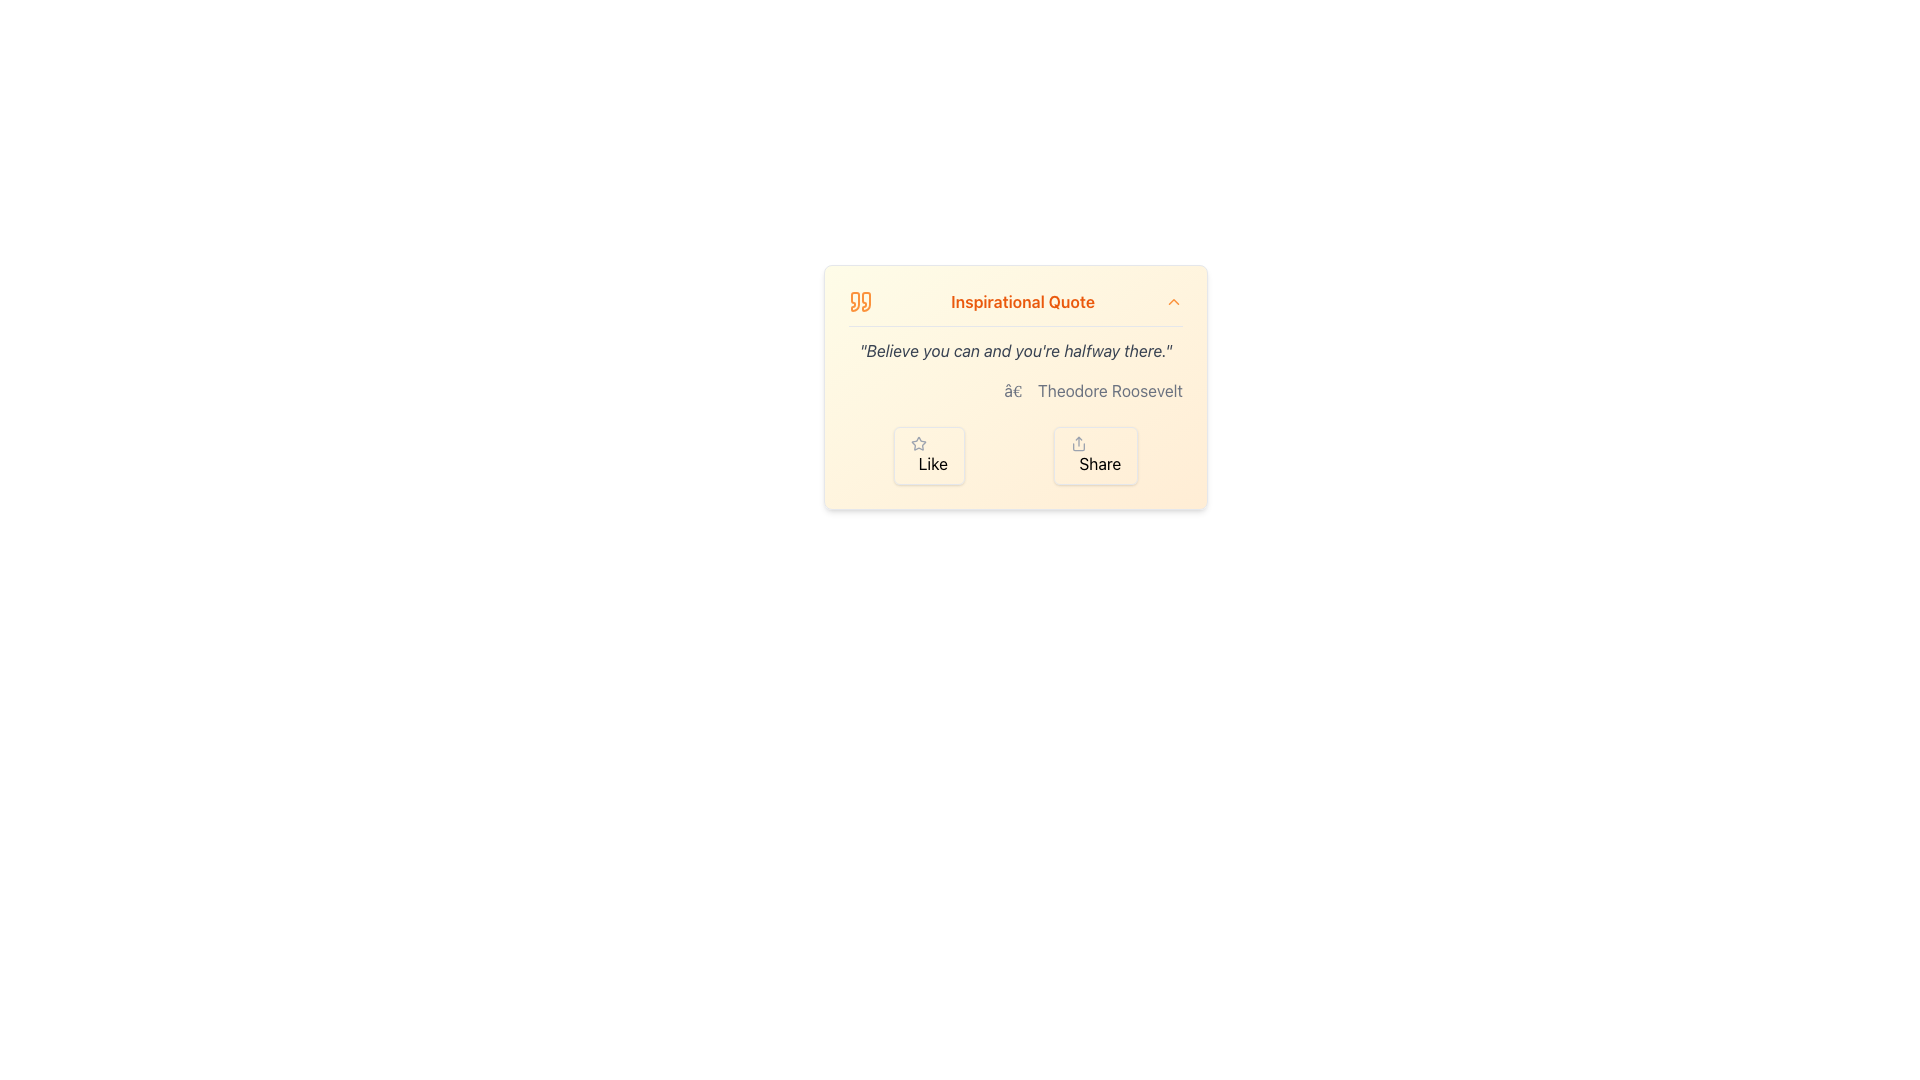 This screenshot has height=1080, width=1920. Describe the element at coordinates (917, 442) in the screenshot. I see `the visual presentation of the star icon located to the left of the text 'Inspirational Quote' in the header section of the card displaying the quote` at that location.